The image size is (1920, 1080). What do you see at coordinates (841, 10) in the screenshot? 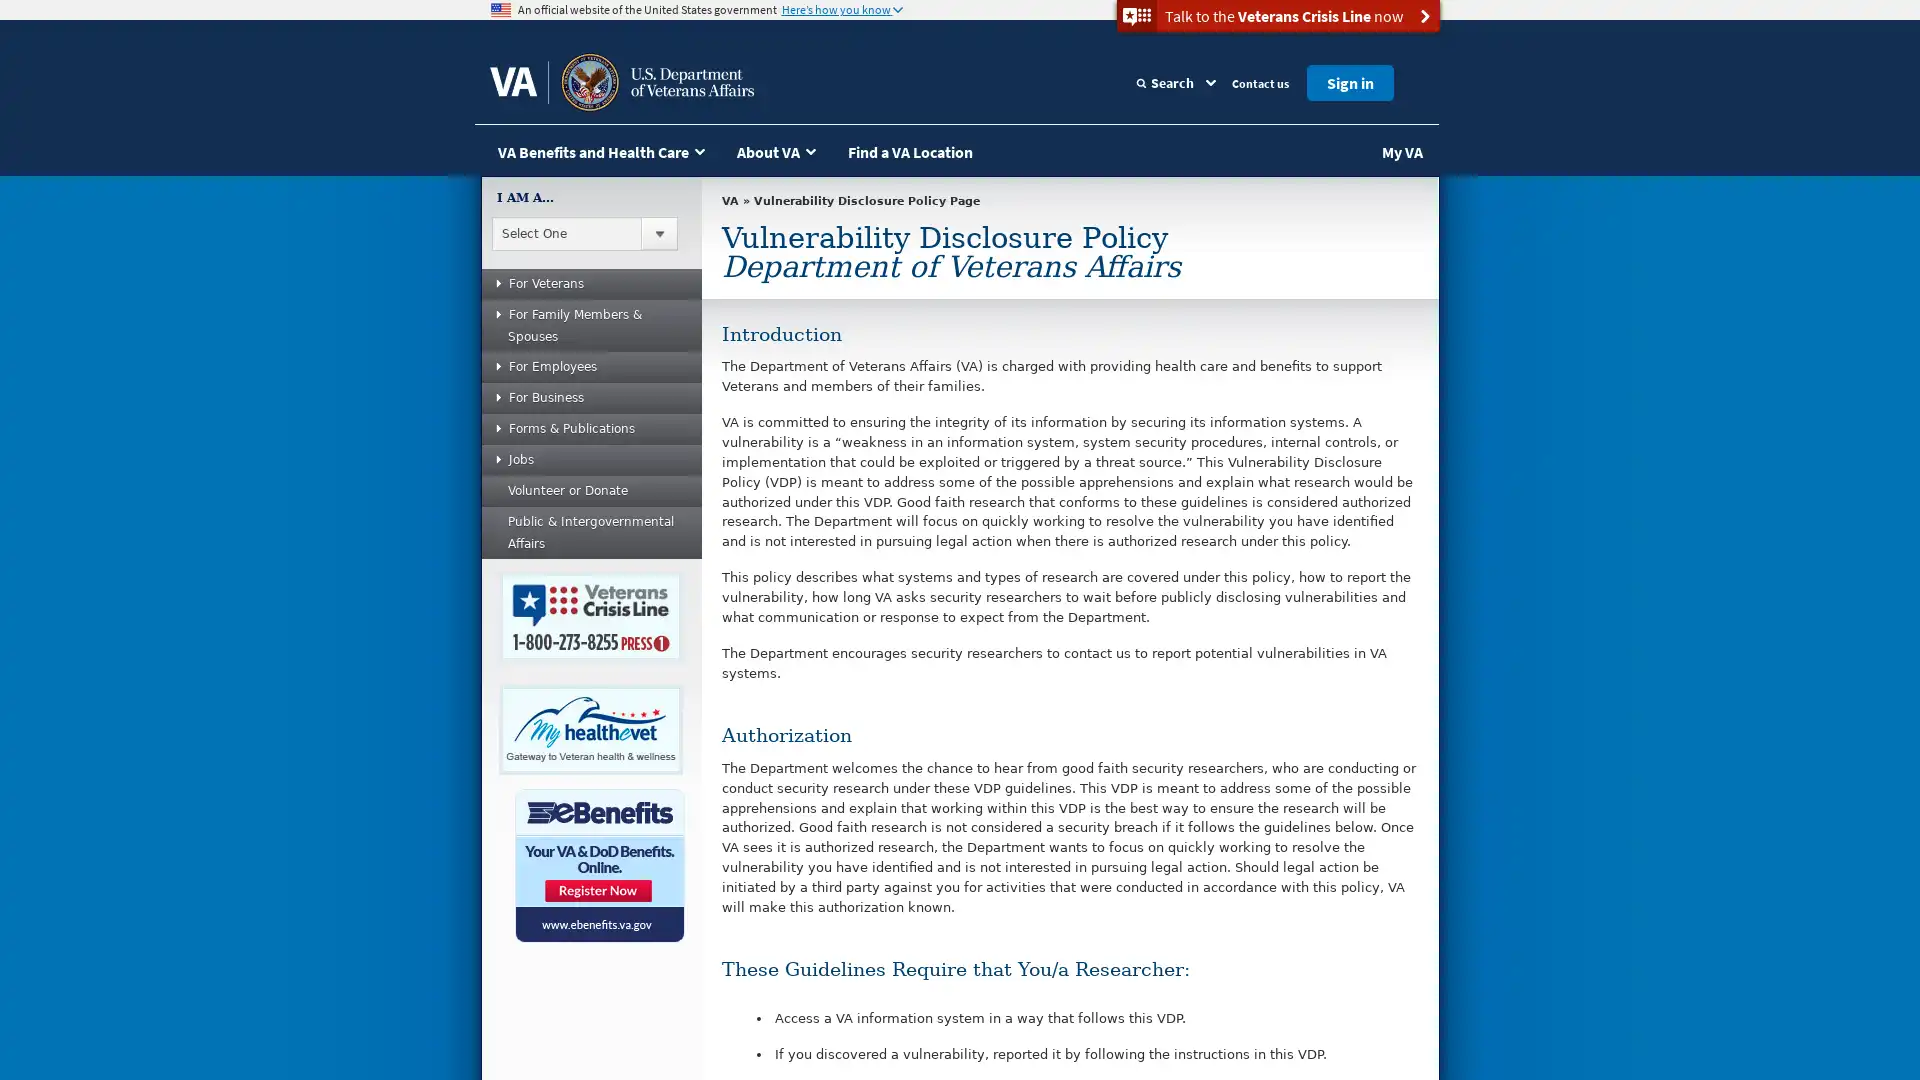
I see `Heres how you know` at bounding box center [841, 10].